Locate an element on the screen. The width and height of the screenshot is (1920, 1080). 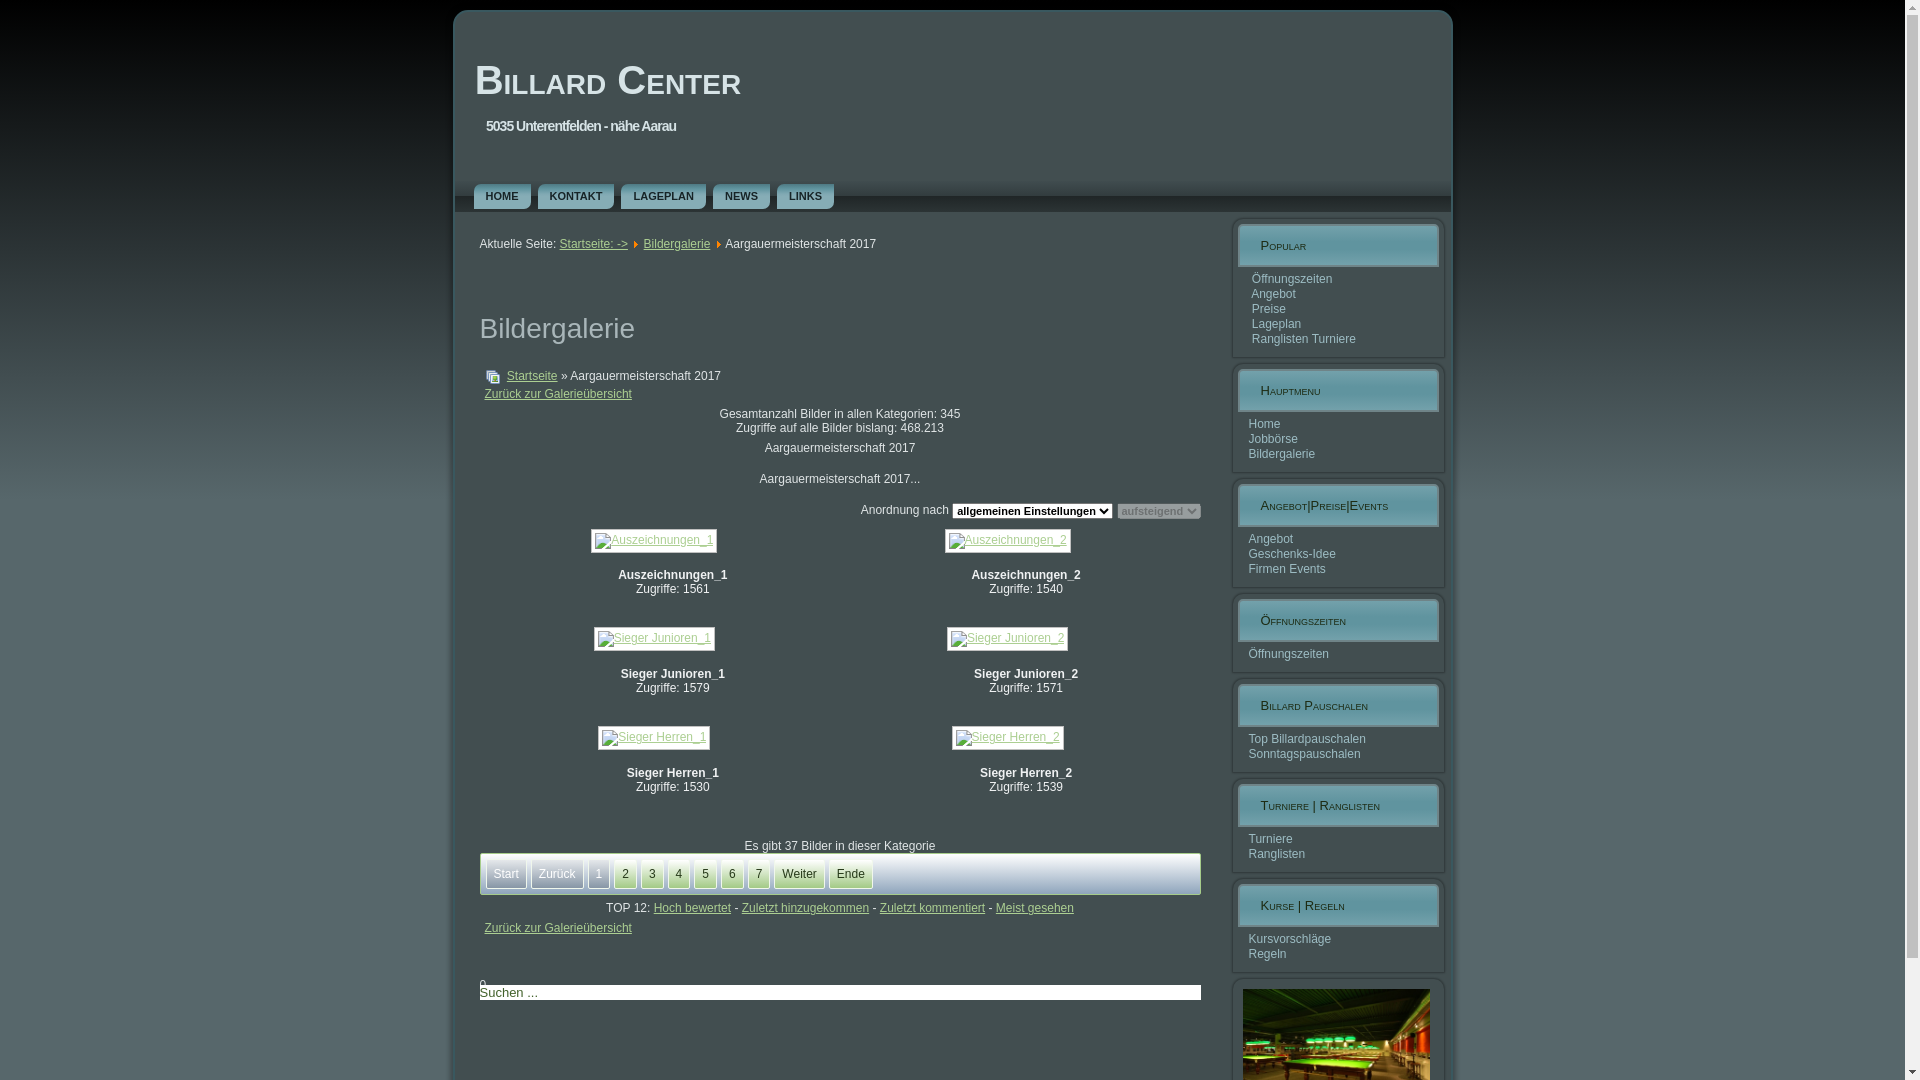
'Angebot' is located at coordinates (1250, 293).